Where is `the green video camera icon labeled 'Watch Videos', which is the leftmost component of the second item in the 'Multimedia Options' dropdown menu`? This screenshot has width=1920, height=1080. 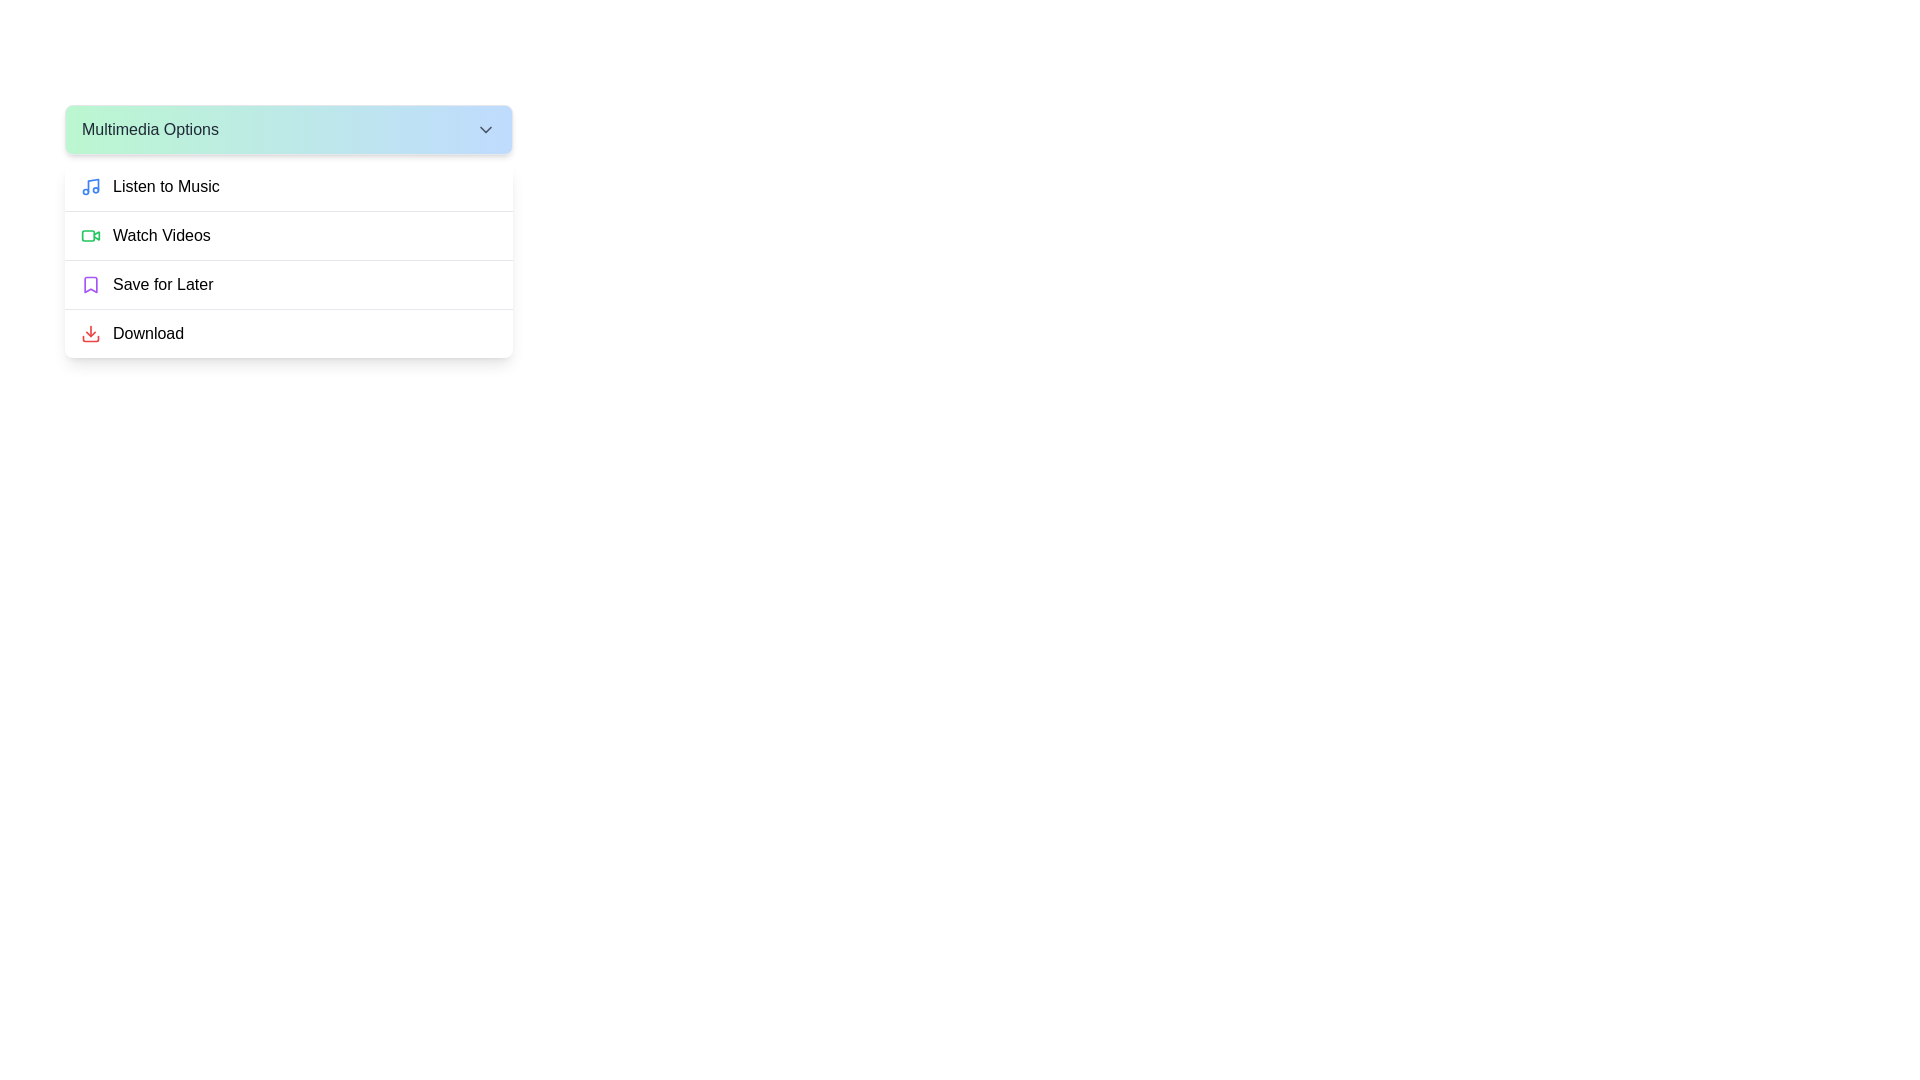 the green video camera icon labeled 'Watch Videos', which is the leftmost component of the second item in the 'Multimedia Options' dropdown menu is located at coordinates (90, 234).